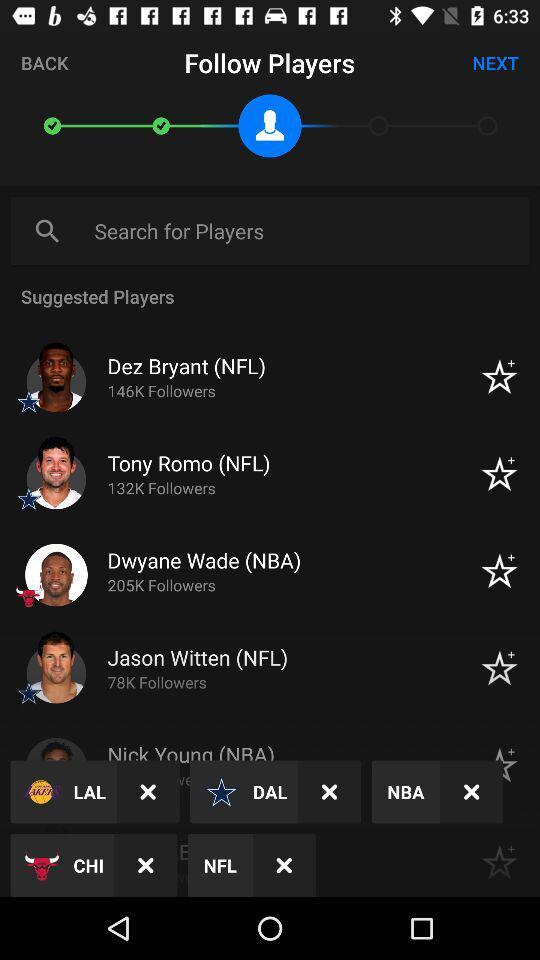 This screenshot has height=960, width=540. I want to click on the close icon, so click(147, 792).